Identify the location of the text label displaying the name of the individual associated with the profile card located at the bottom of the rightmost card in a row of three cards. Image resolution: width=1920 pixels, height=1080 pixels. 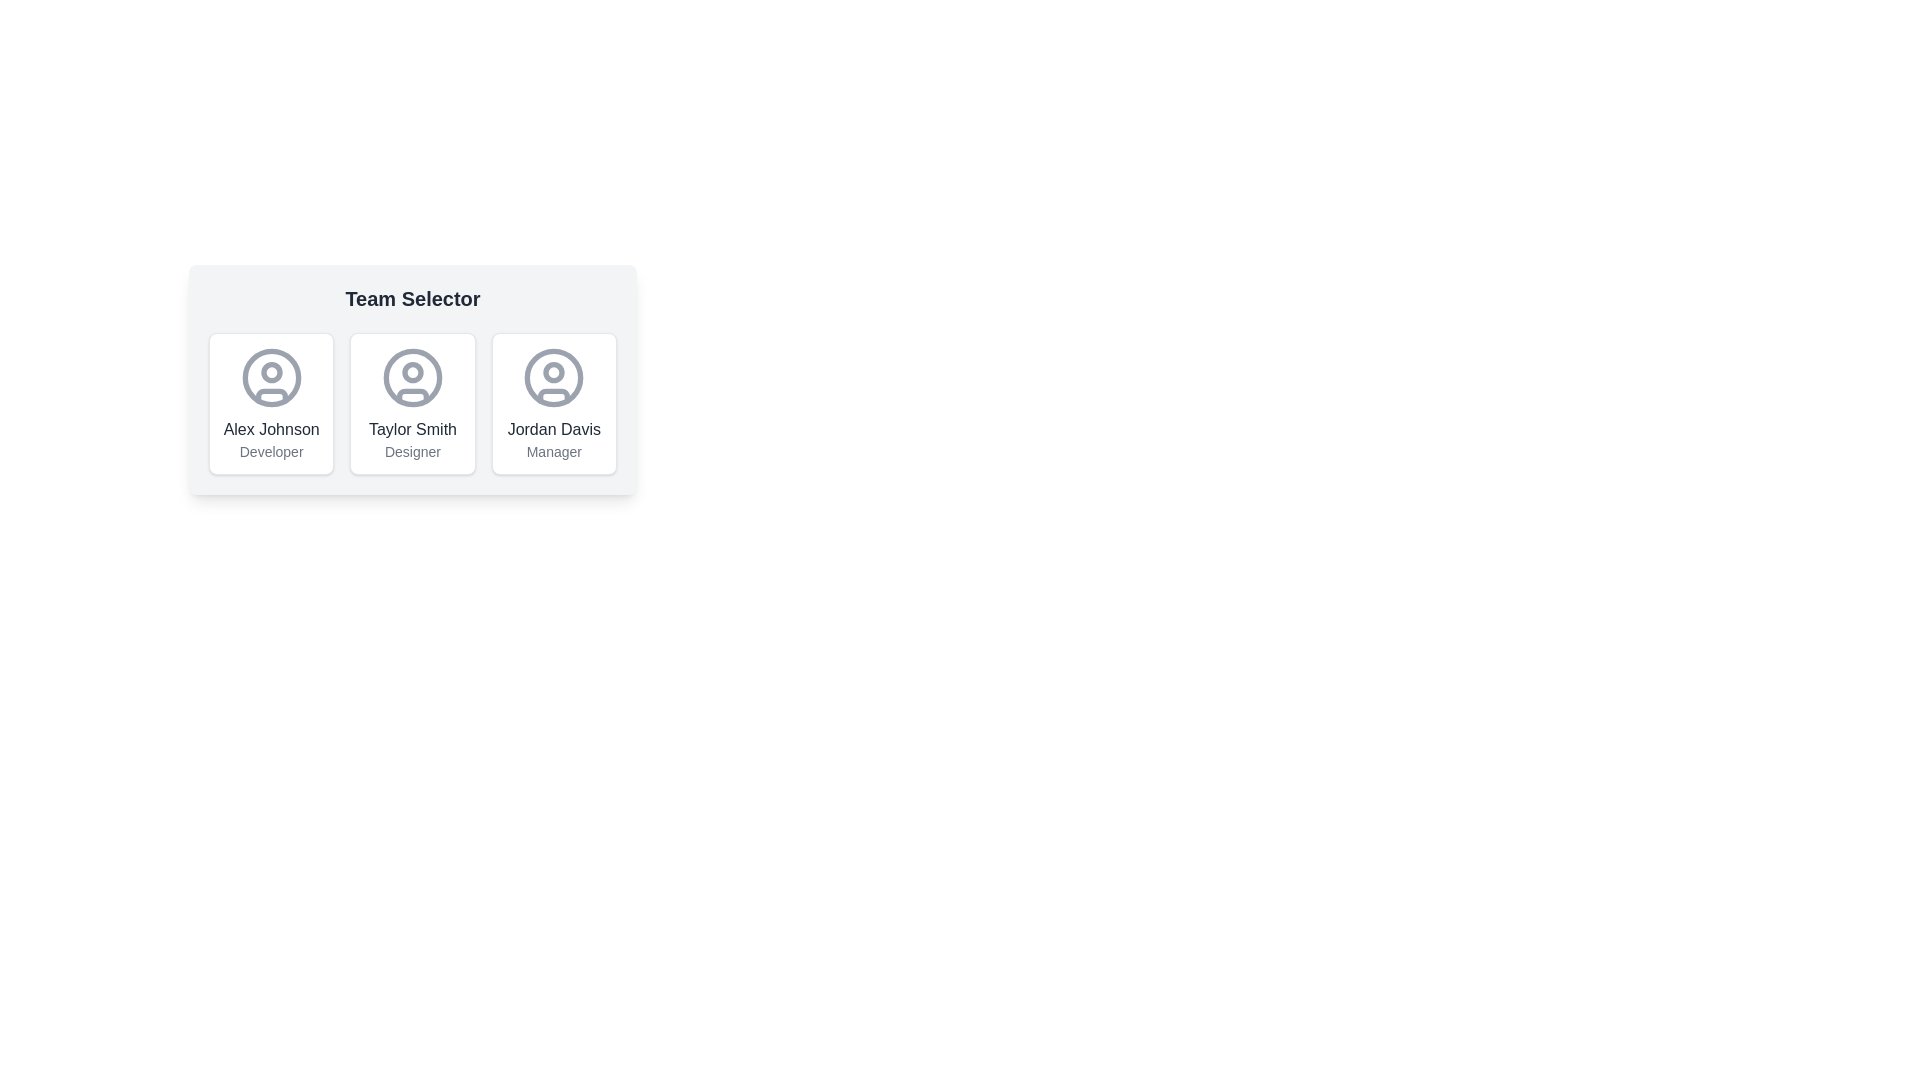
(554, 428).